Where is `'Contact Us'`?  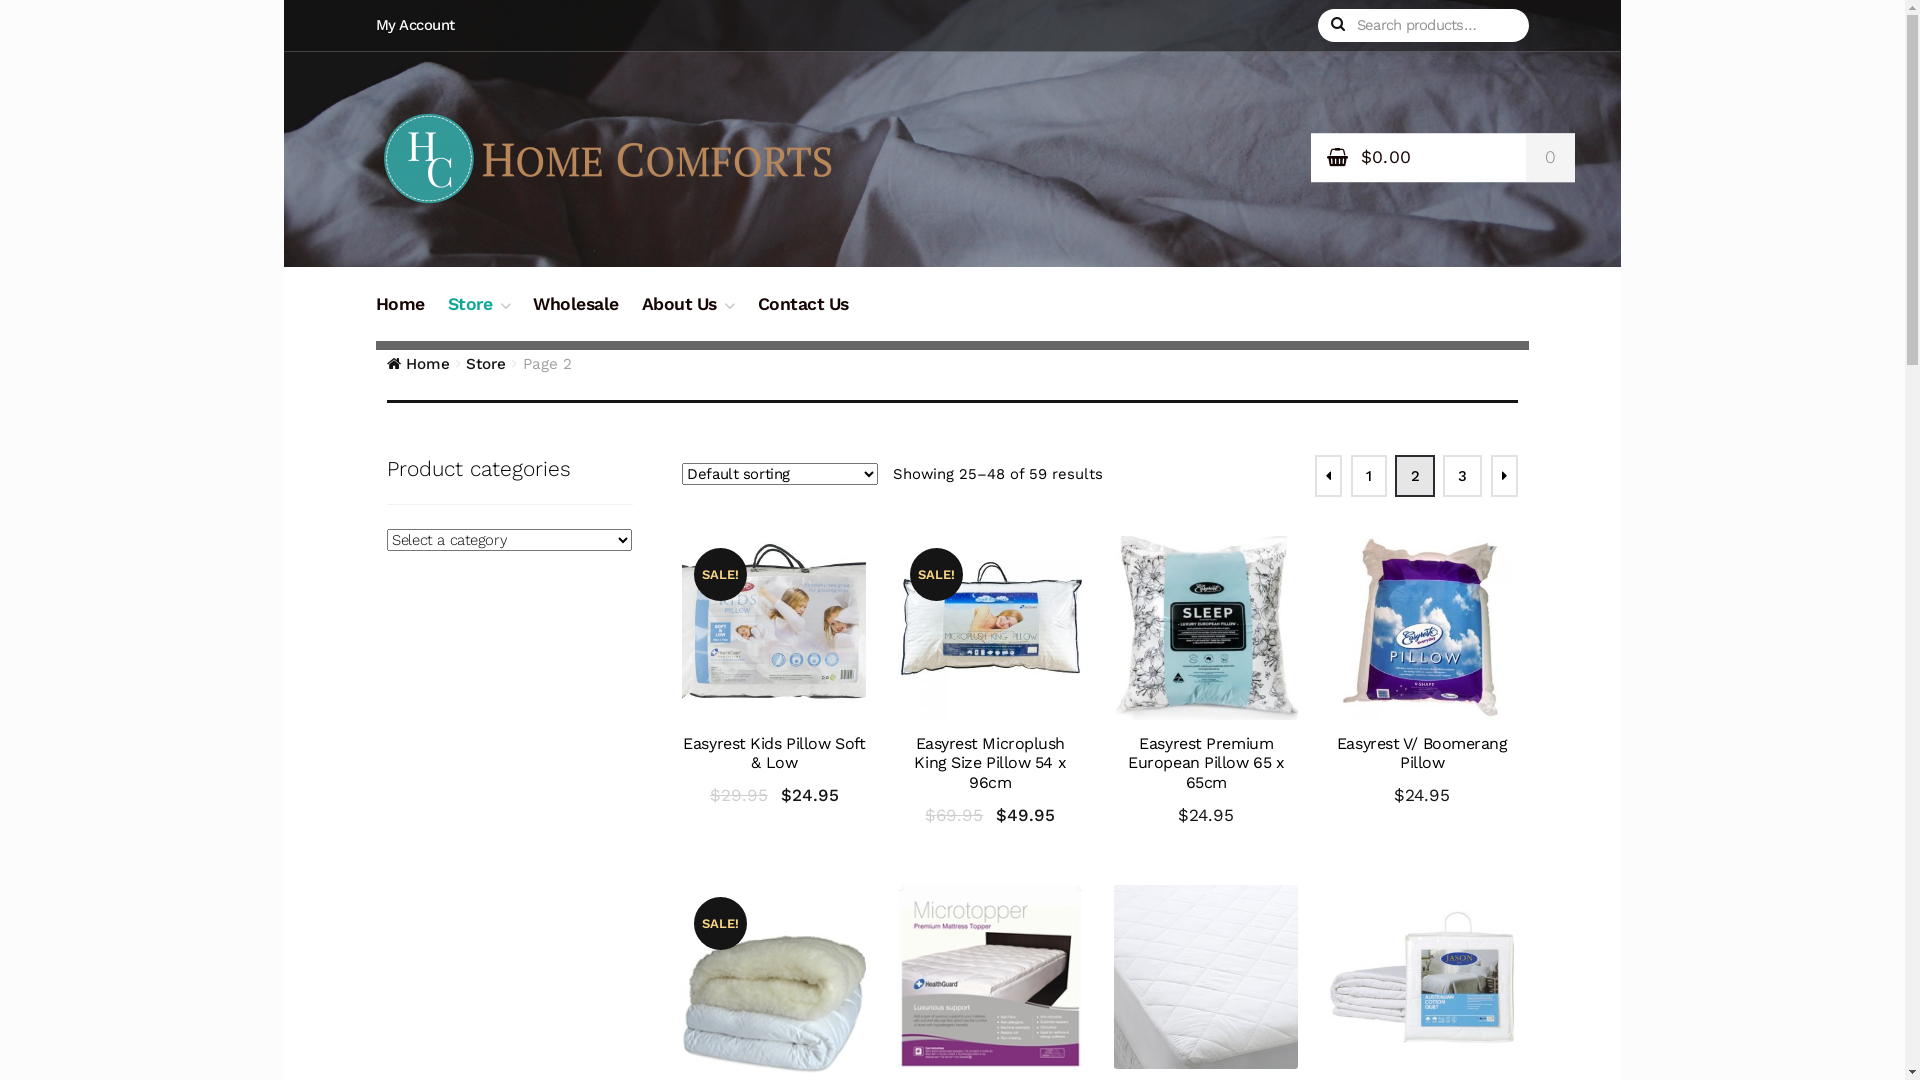 'Contact Us' is located at coordinates (803, 315).